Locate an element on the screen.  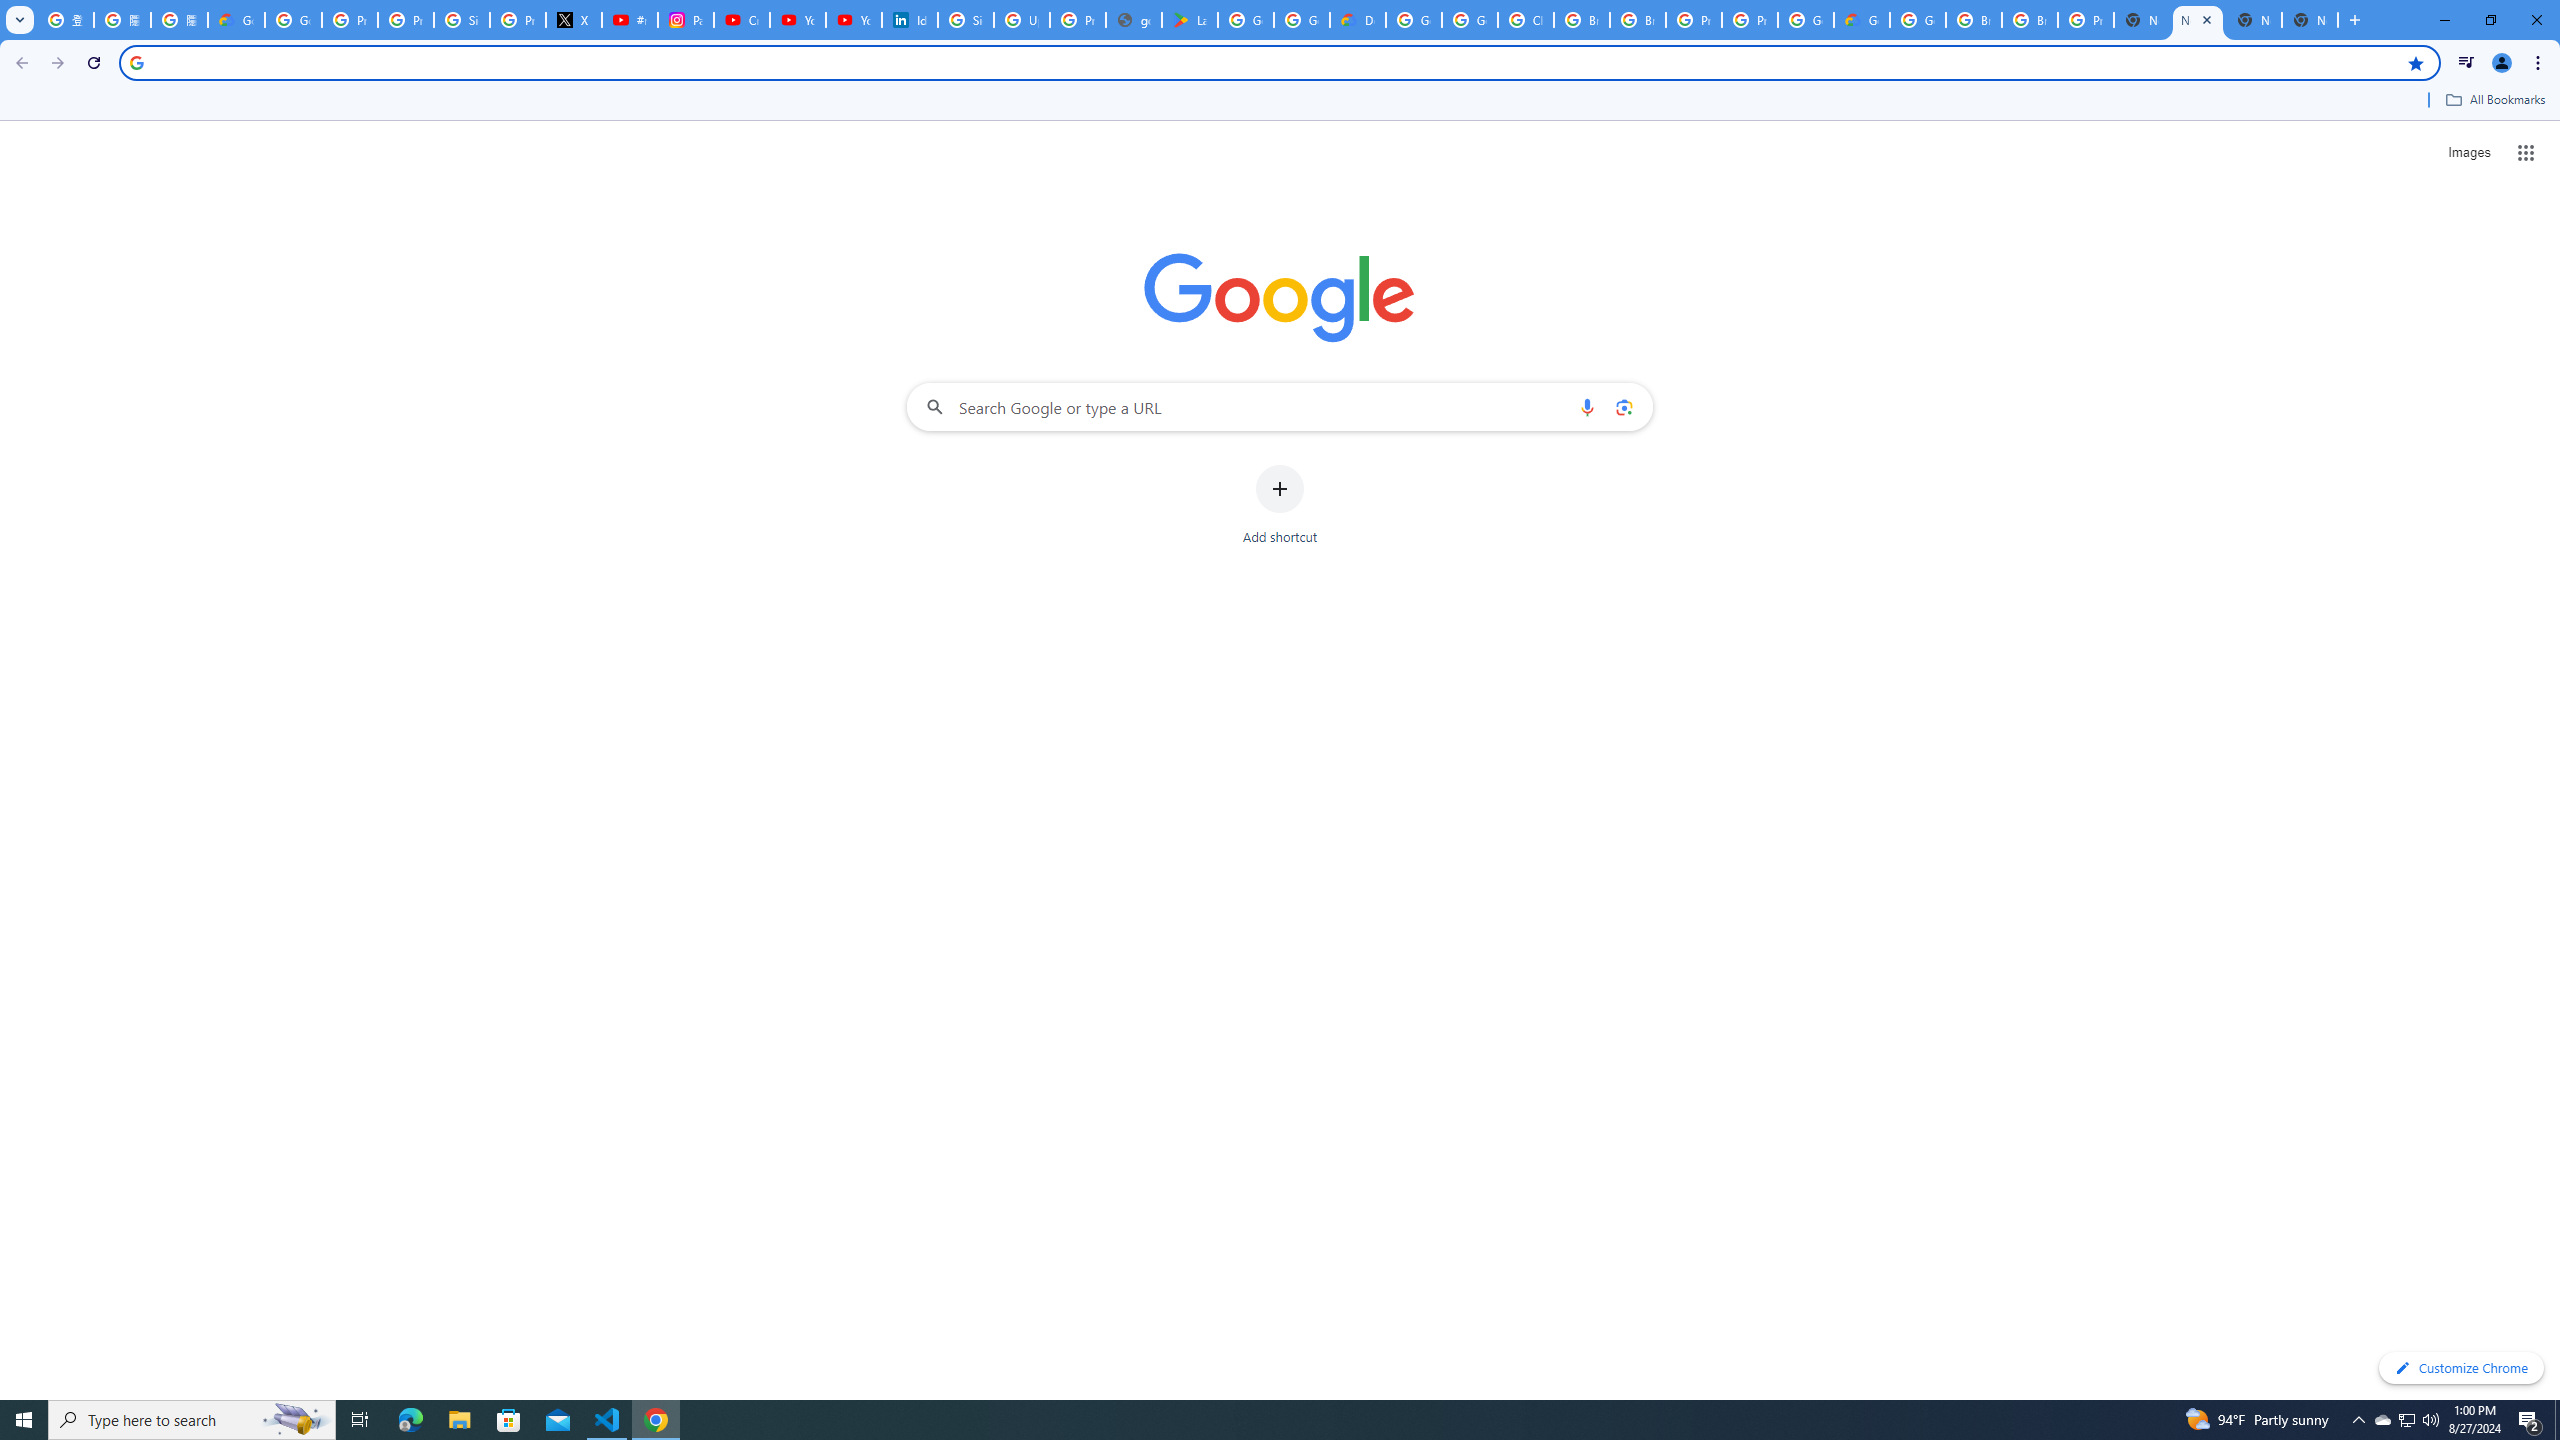
'Google Cloud Privacy Notice' is located at coordinates (236, 19).